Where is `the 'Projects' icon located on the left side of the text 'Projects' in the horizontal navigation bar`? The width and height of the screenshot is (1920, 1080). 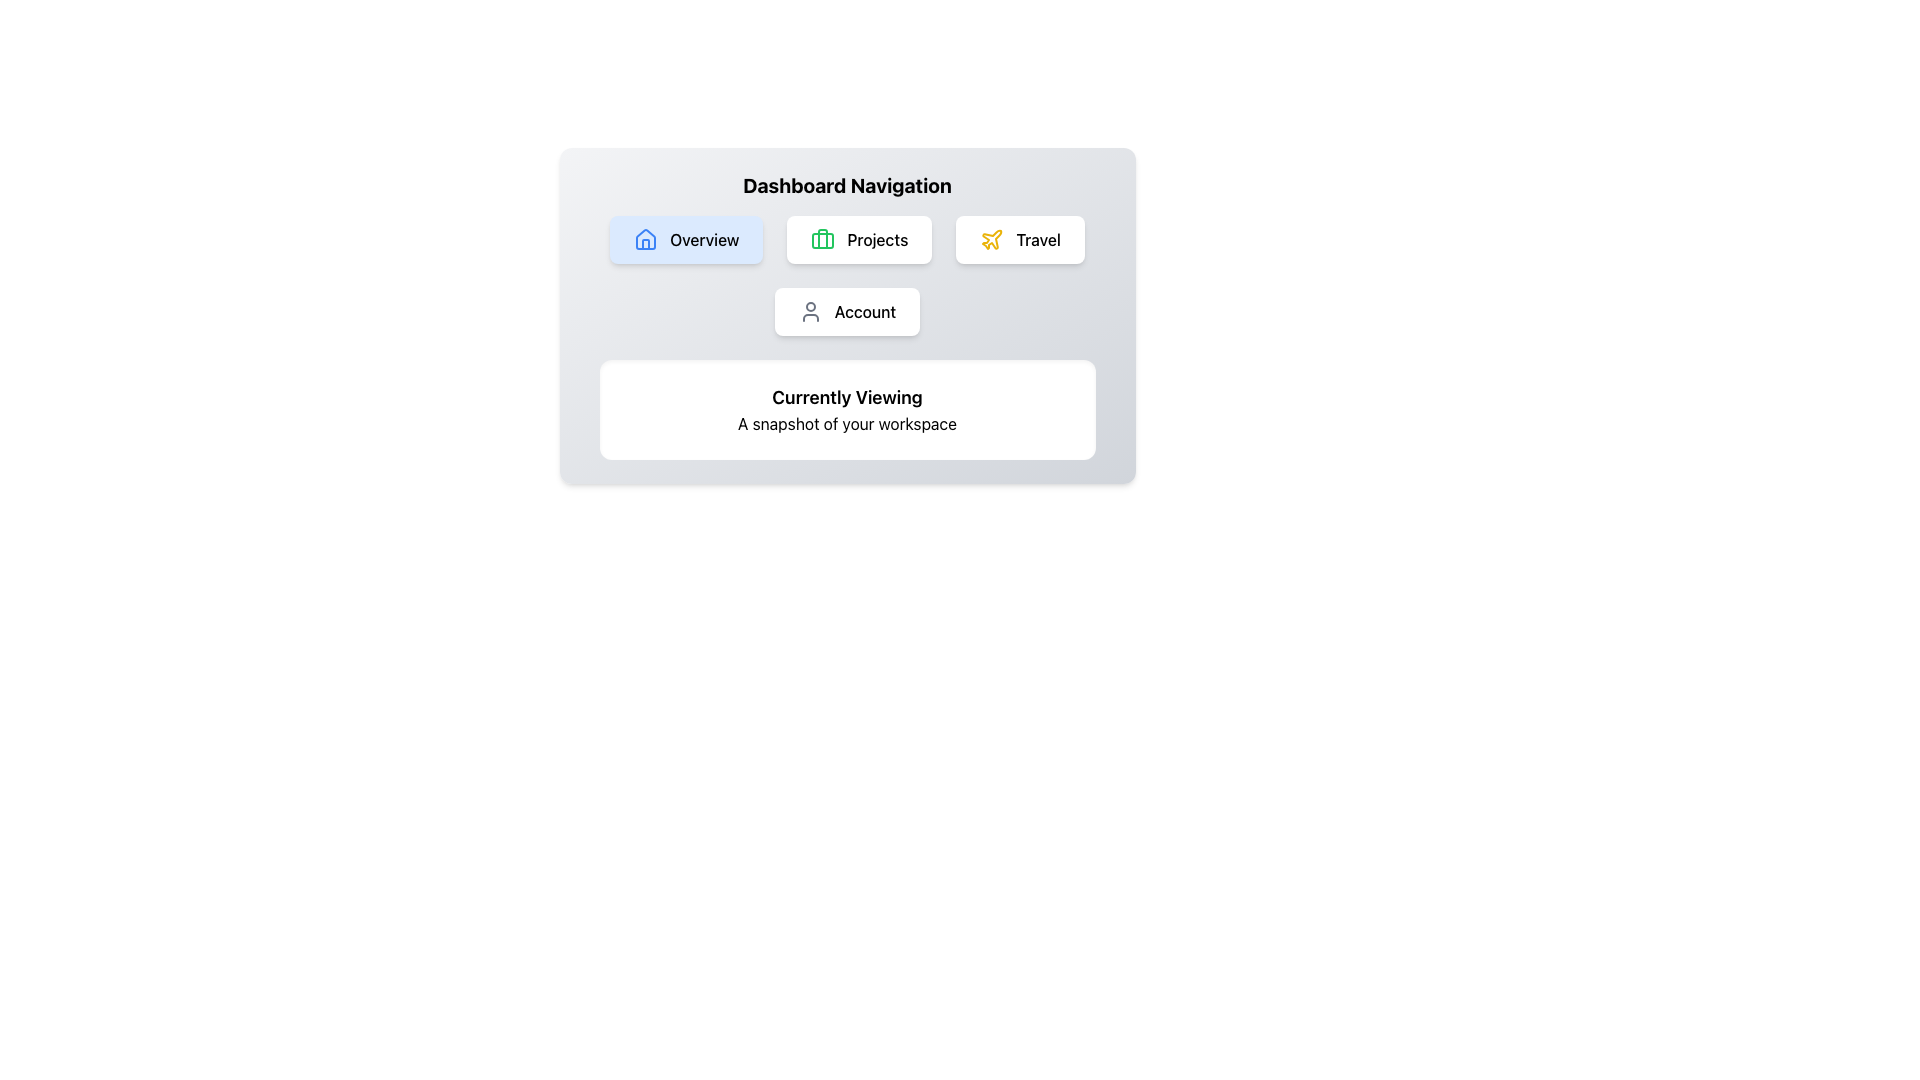 the 'Projects' icon located on the left side of the text 'Projects' in the horizontal navigation bar is located at coordinates (823, 238).